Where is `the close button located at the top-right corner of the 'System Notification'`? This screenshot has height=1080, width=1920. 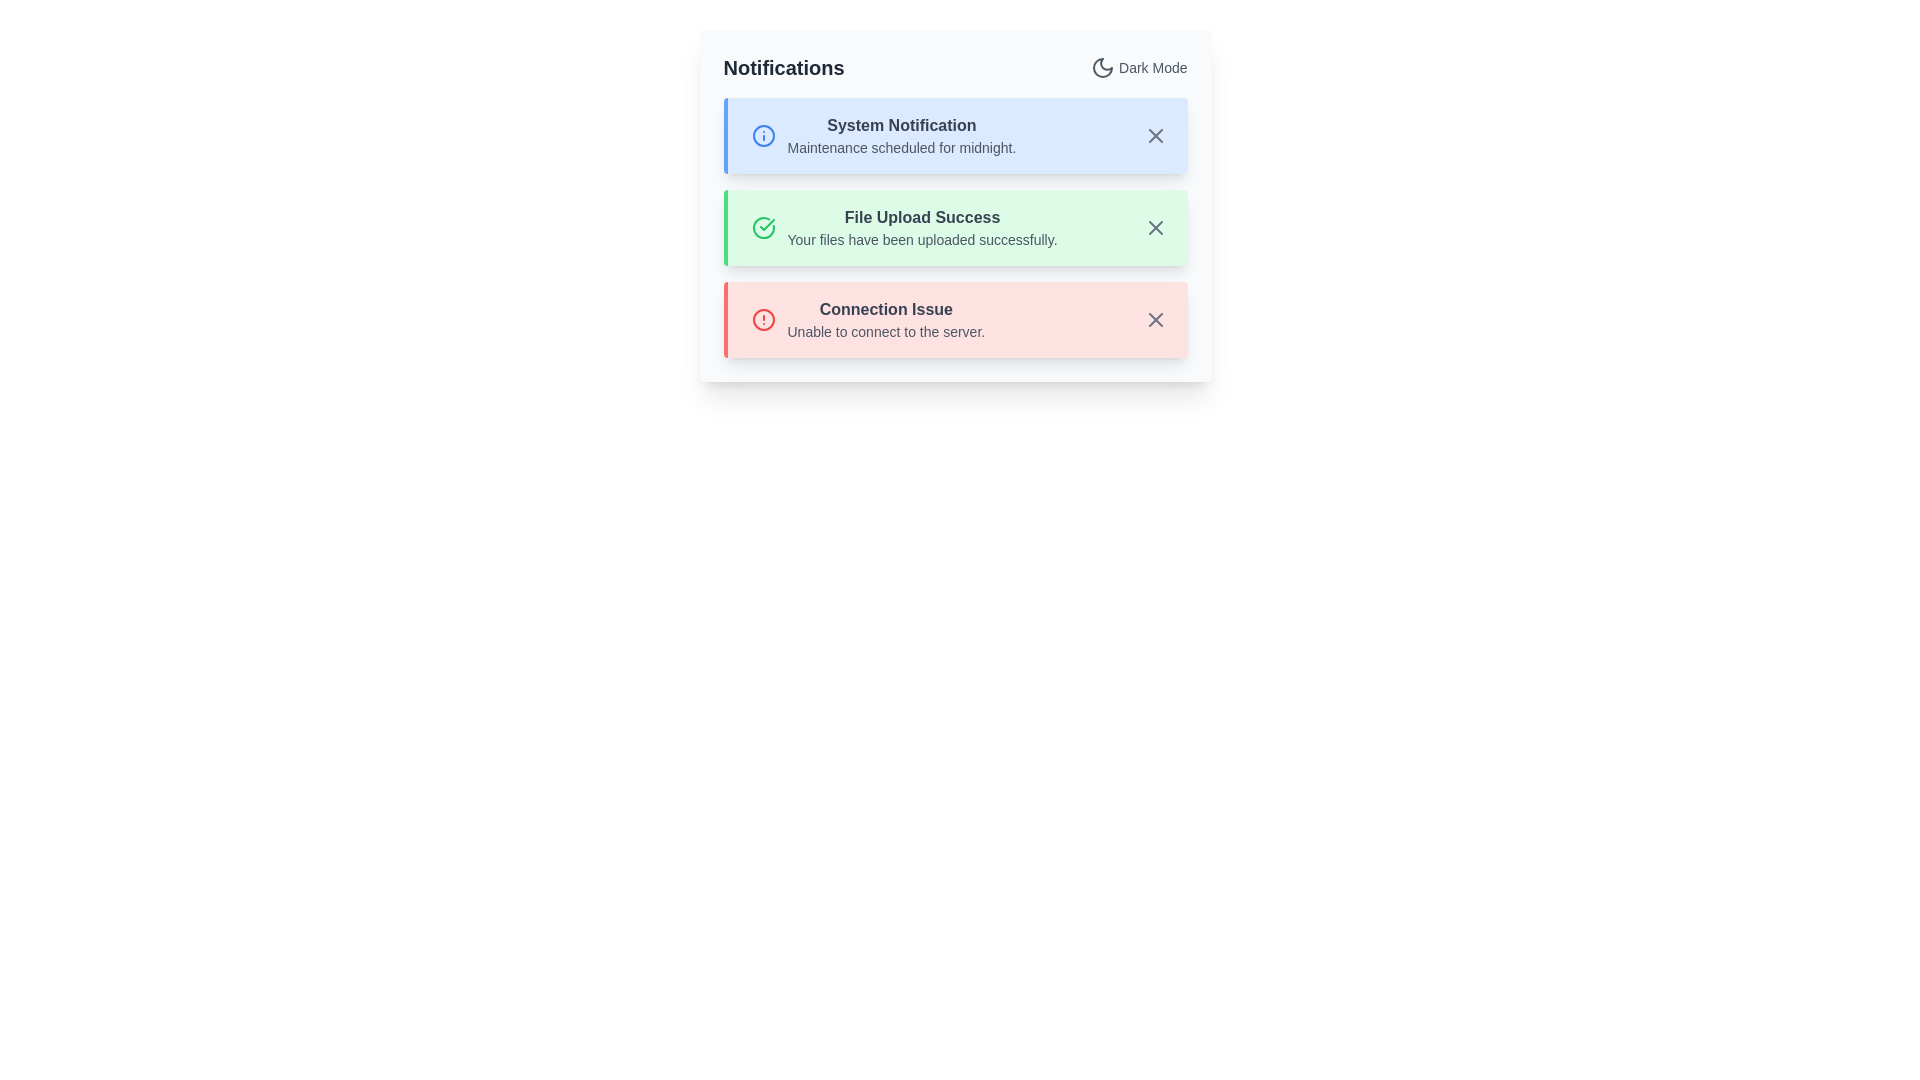
the close button located at the top-right corner of the 'System Notification' is located at coordinates (1155, 135).